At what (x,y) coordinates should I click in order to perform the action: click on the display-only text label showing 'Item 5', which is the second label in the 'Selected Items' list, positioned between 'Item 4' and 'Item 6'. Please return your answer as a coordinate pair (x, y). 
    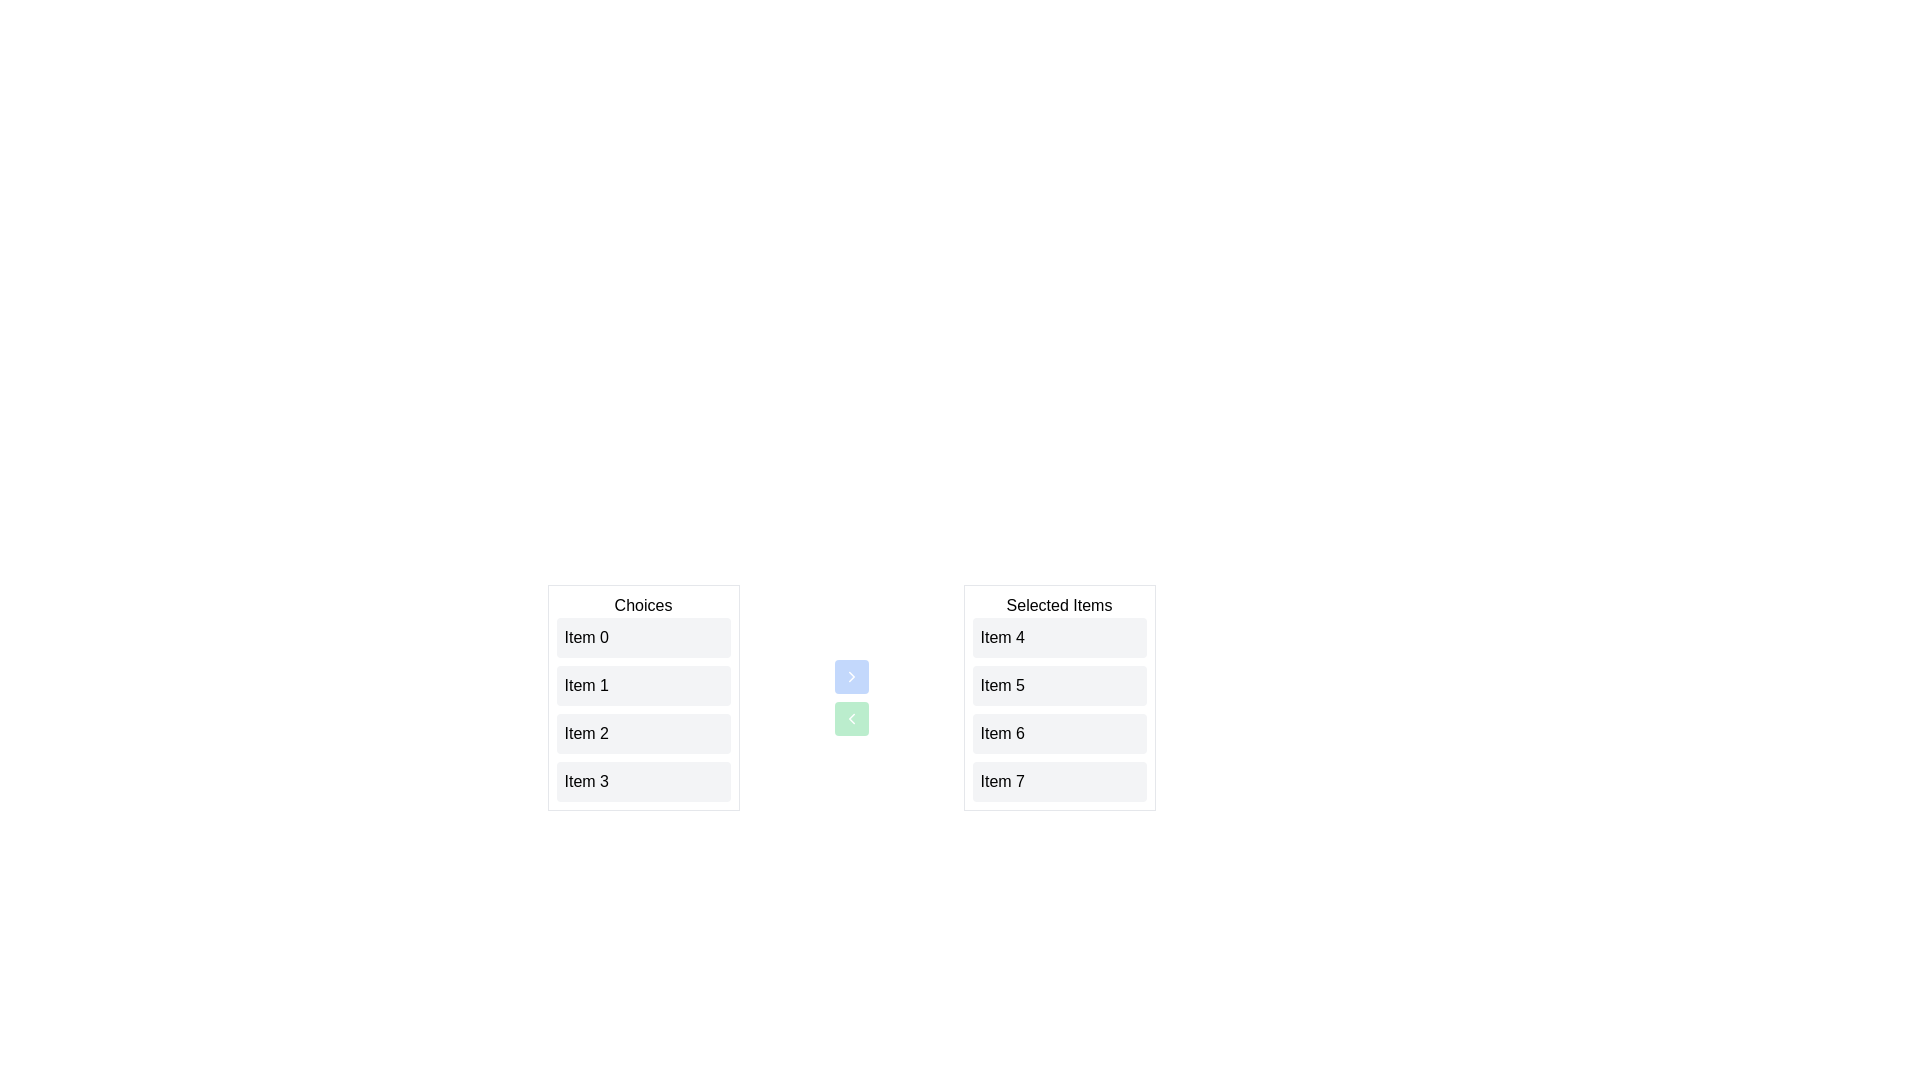
    Looking at the image, I should click on (1002, 685).